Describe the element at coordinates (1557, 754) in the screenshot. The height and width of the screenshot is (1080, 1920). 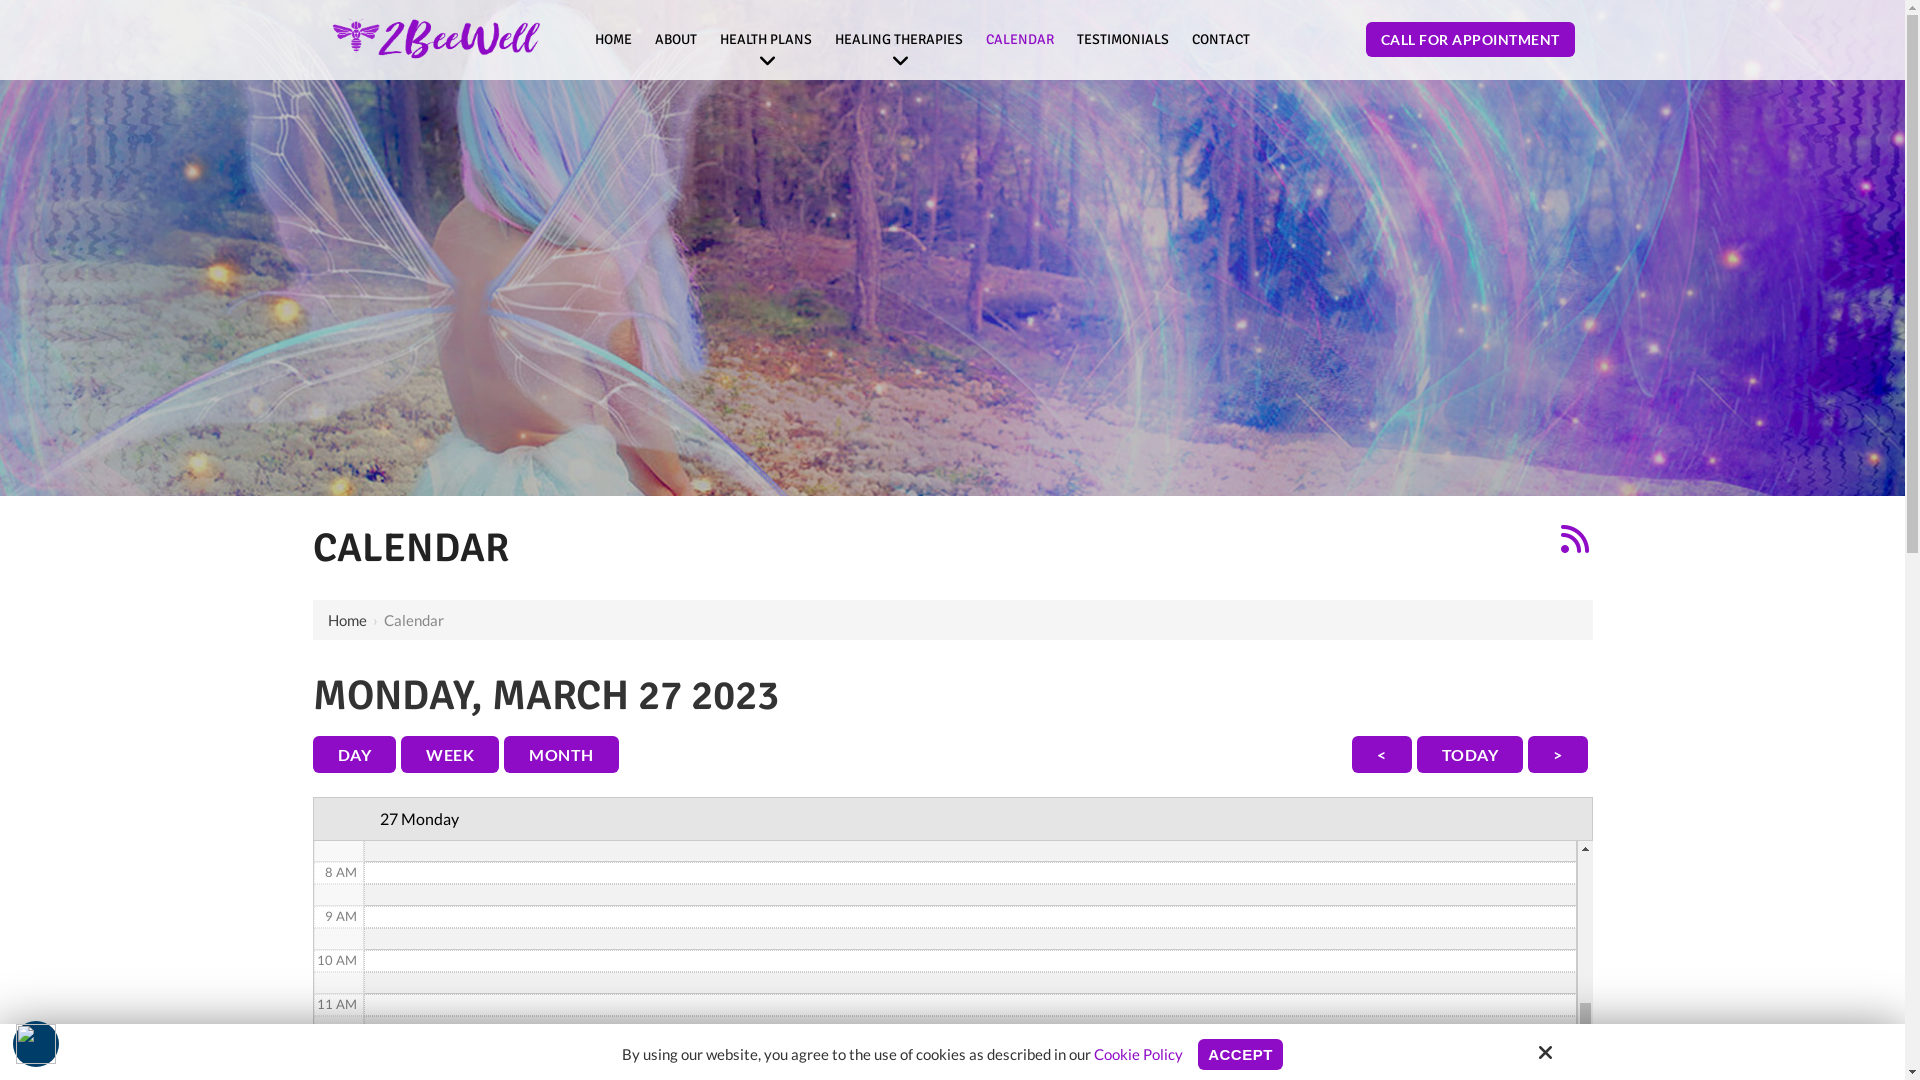
I see `'>'` at that location.